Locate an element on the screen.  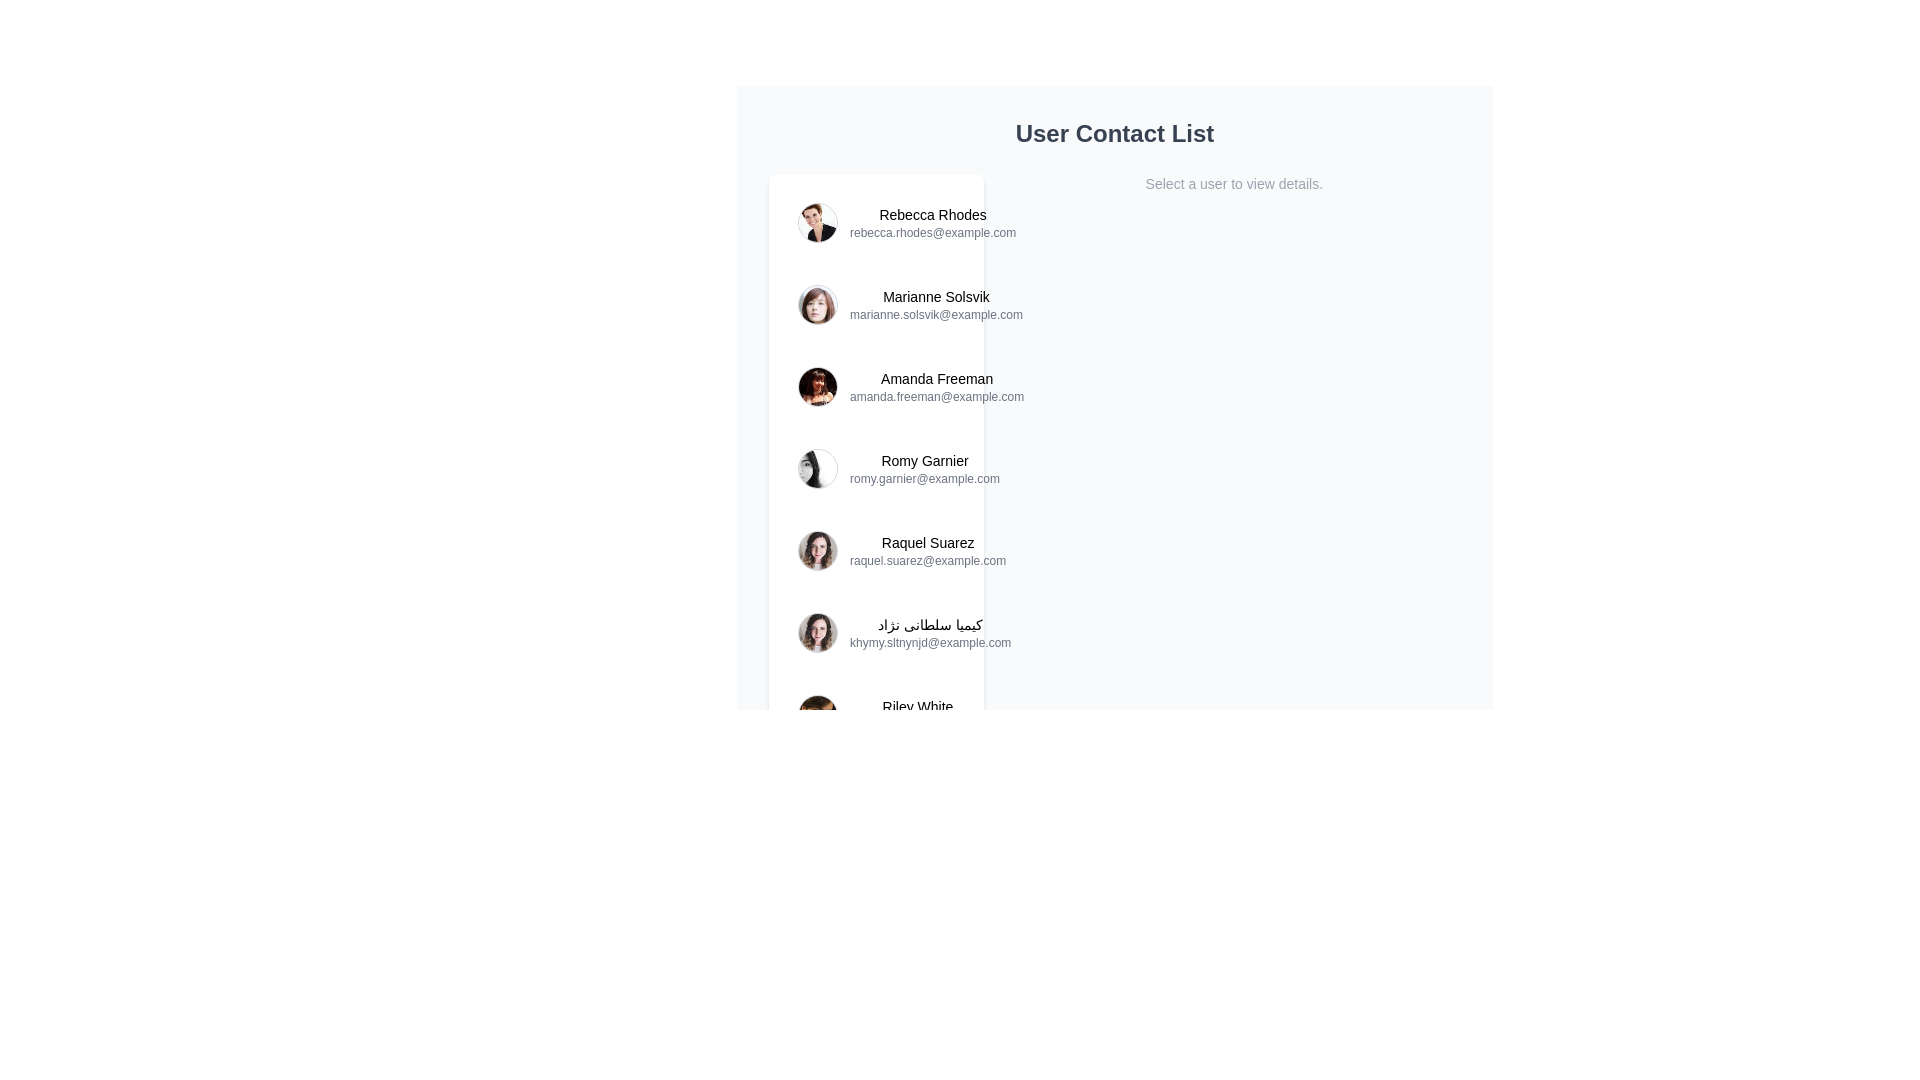
the circular profile picture of the user 'کیمیا سلطانی نژاد' is located at coordinates (817, 632).